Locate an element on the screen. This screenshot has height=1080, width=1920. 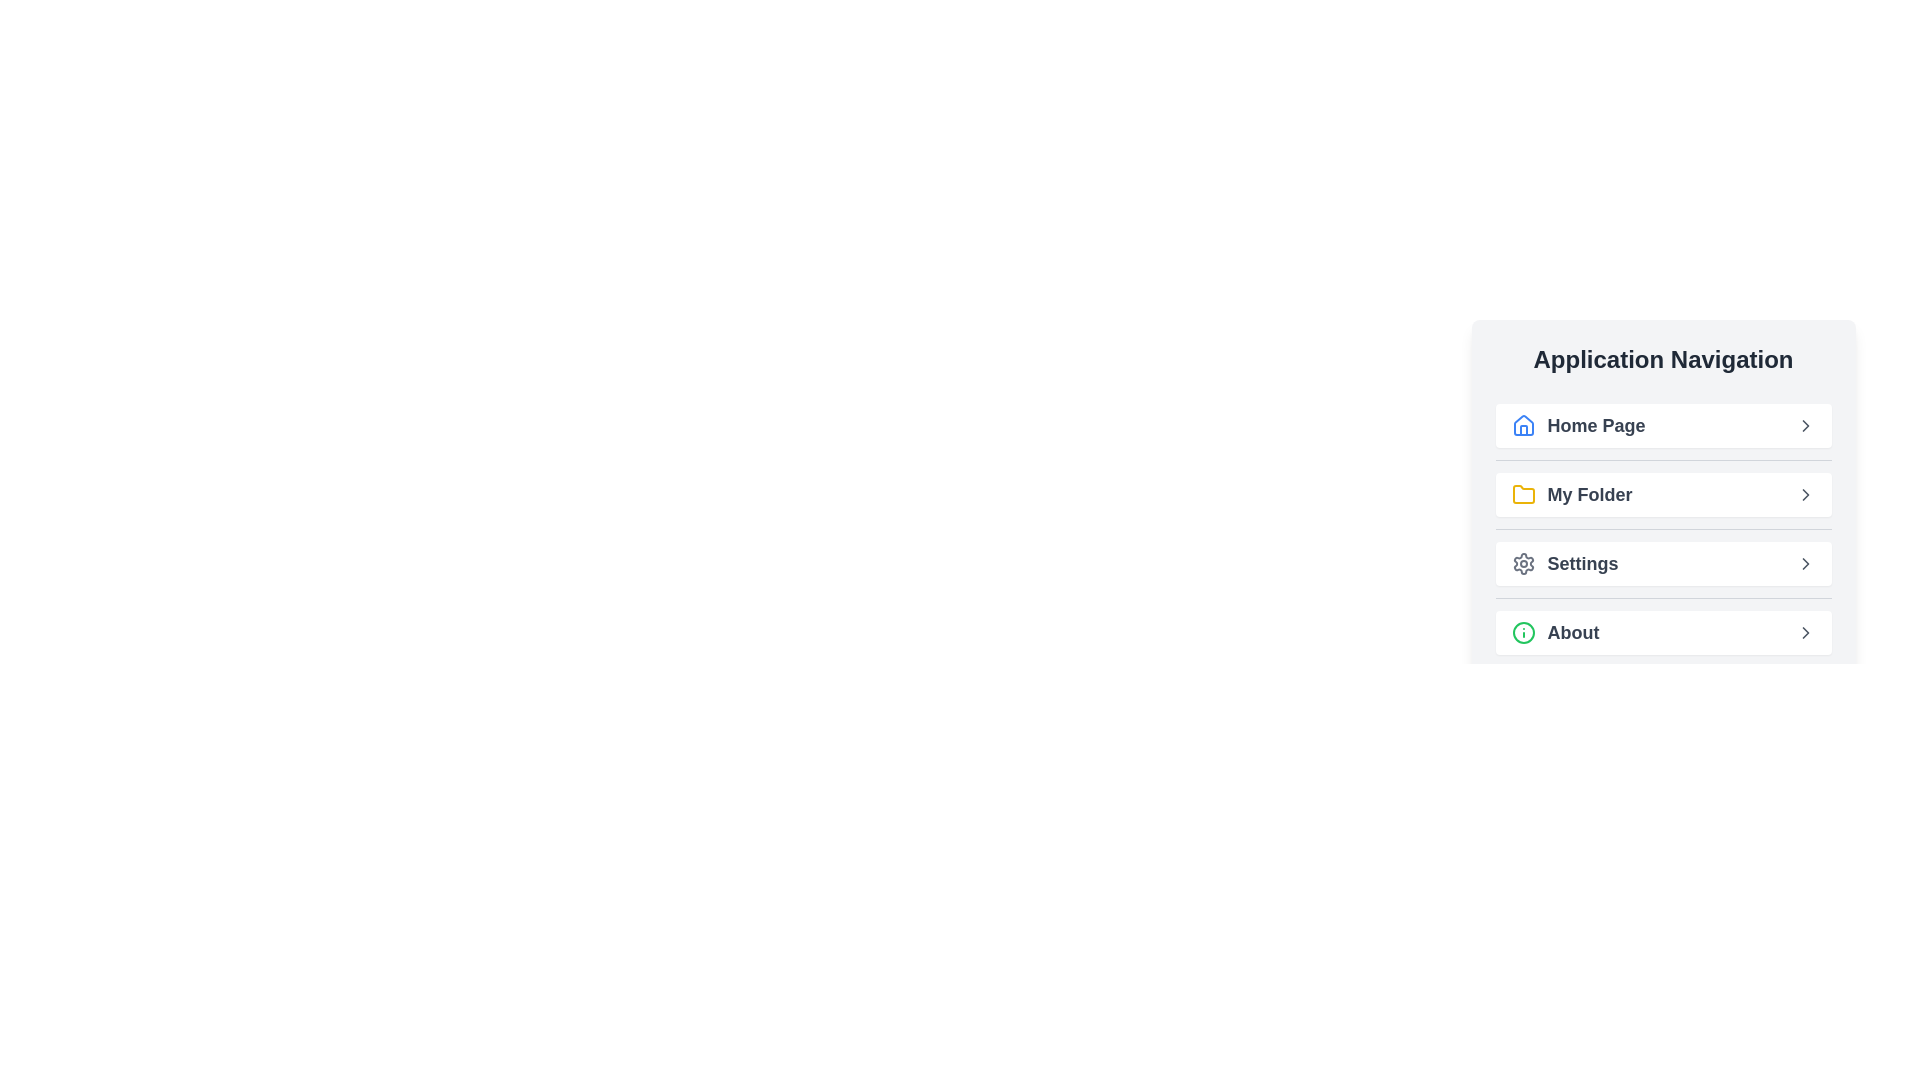
the navigation button for 'My Folder' located as the second item in the list, beneath 'Home Page' and above 'Settings' is located at coordinates (1663, 494).